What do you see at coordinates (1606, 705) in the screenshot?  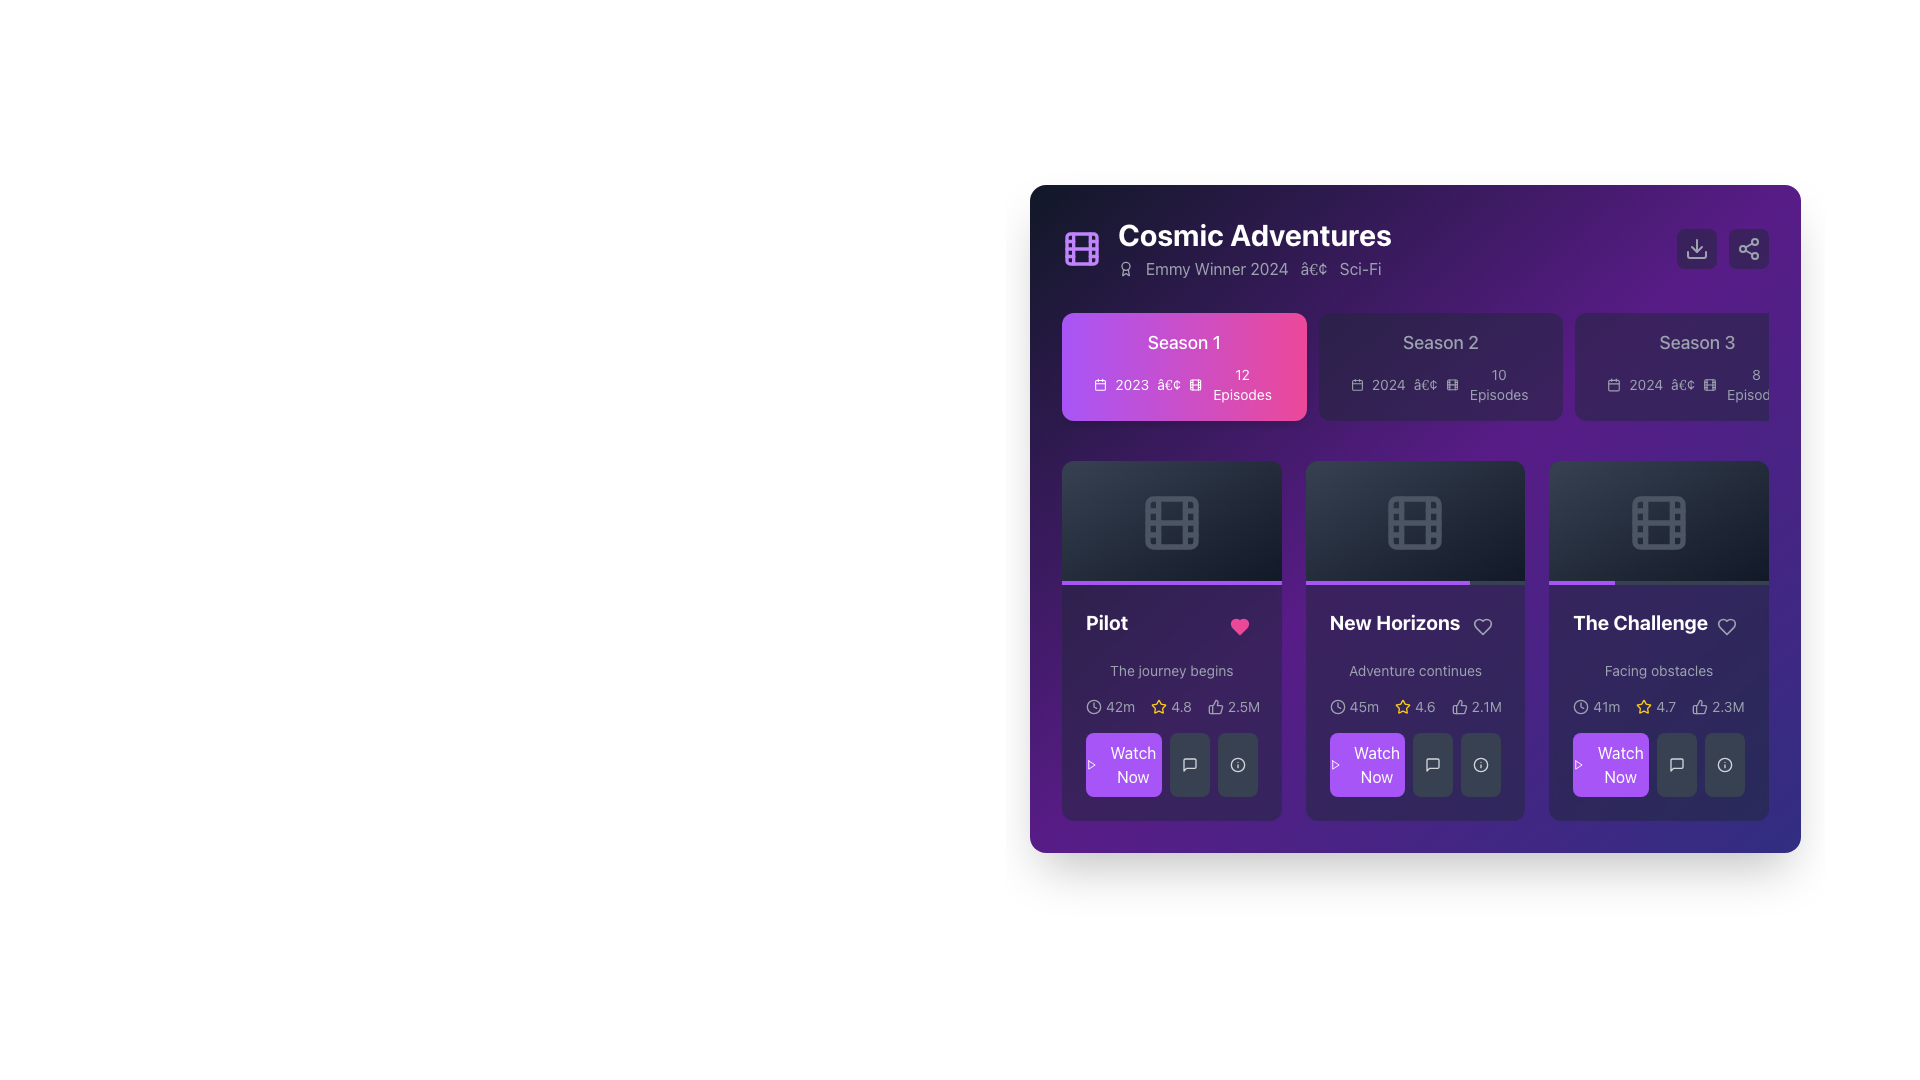 I see `the Text Label indicating the duration of the episode 'The Challenge', which specifies a runtime of 41 minutes, located to the right of the clock icon on the third card in the episode grid` at bounding box center [1606, 705].